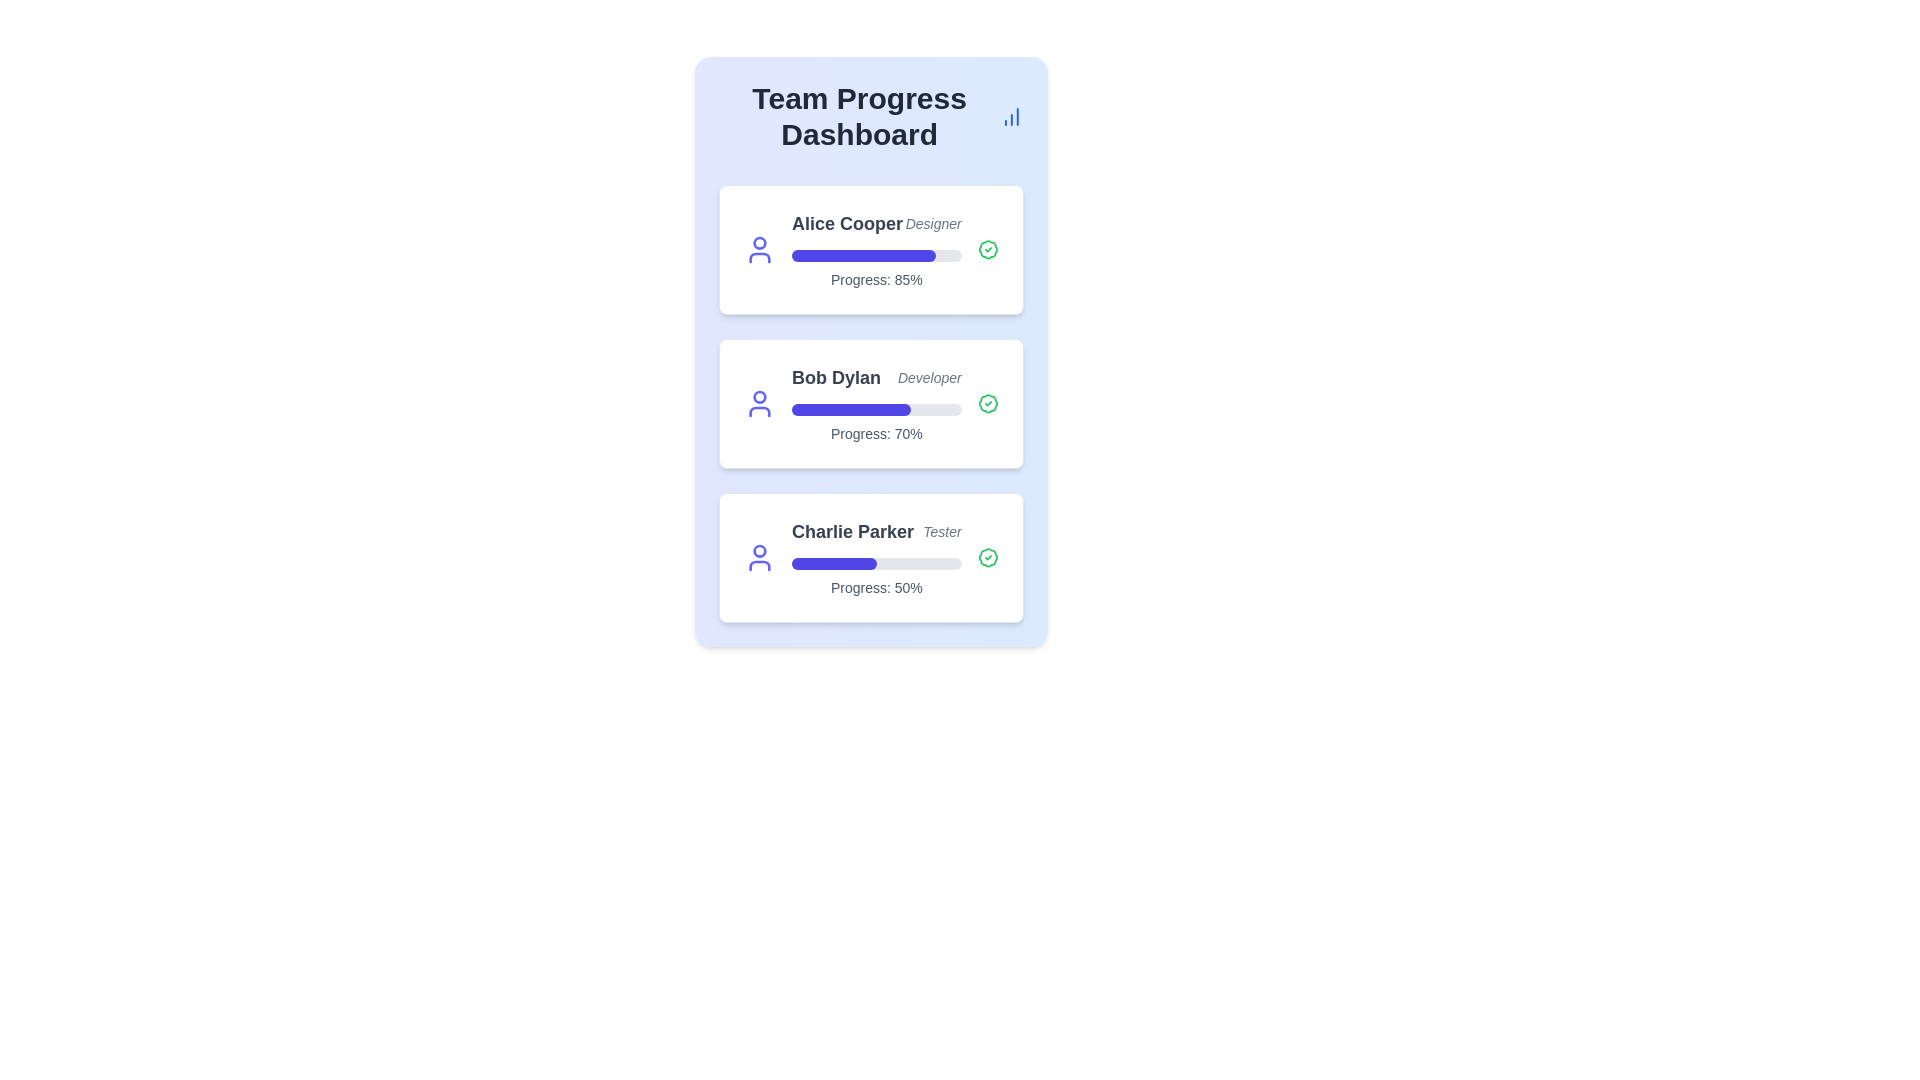  Describe the element at coordinates (758, 242) in the screenshot. I see `the circular graphical ellipse shape representing the user's image, located at the top portion of the blue user icon, positioned to the left of the text 'Alice Cooper Designer'` at that location.